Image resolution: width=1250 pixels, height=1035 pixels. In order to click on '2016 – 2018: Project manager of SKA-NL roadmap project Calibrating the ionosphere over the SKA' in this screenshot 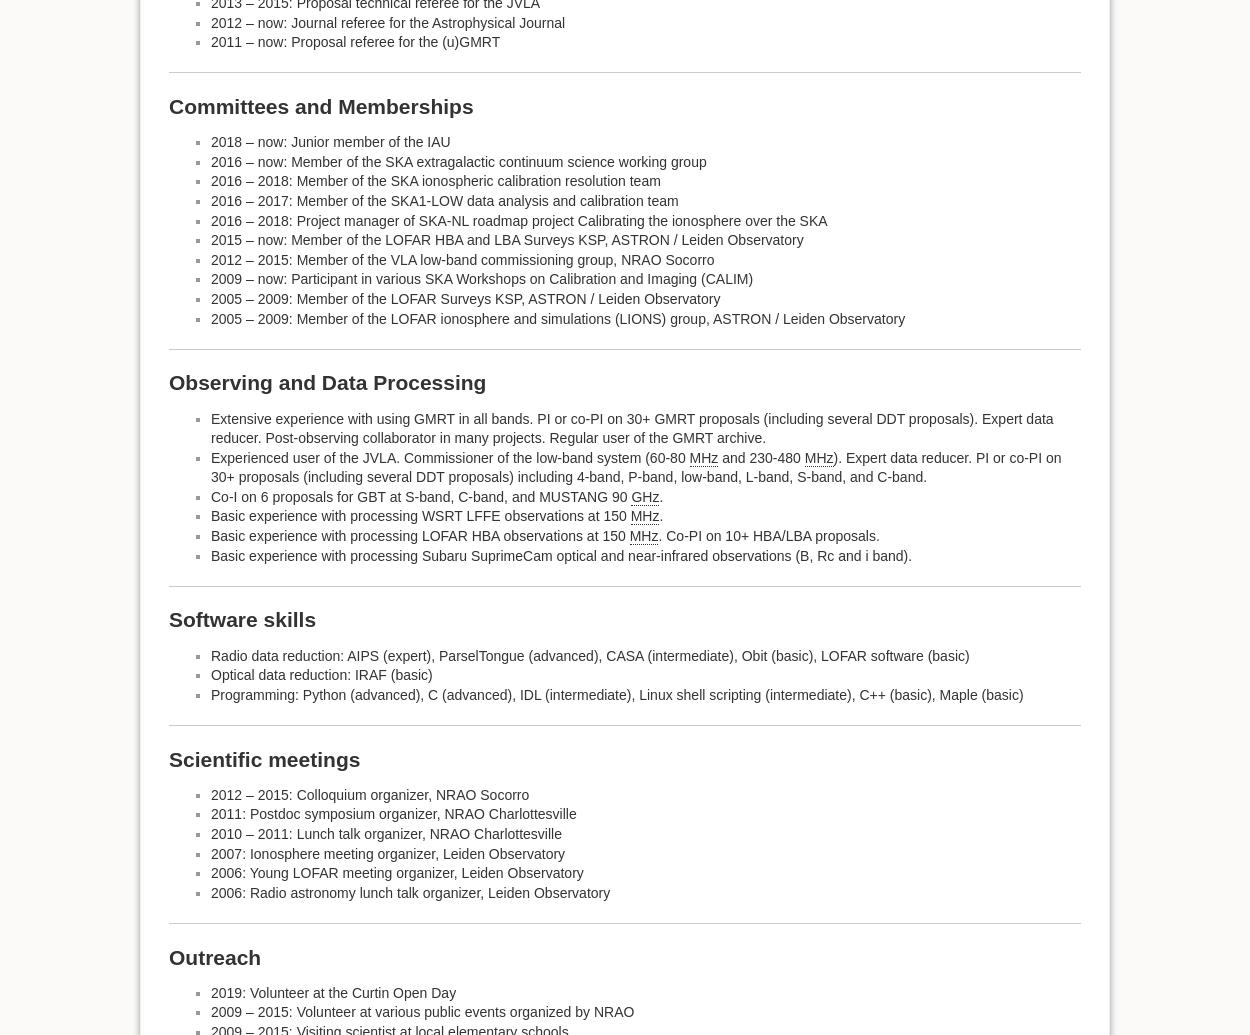, I will do `click(210, 220)`.